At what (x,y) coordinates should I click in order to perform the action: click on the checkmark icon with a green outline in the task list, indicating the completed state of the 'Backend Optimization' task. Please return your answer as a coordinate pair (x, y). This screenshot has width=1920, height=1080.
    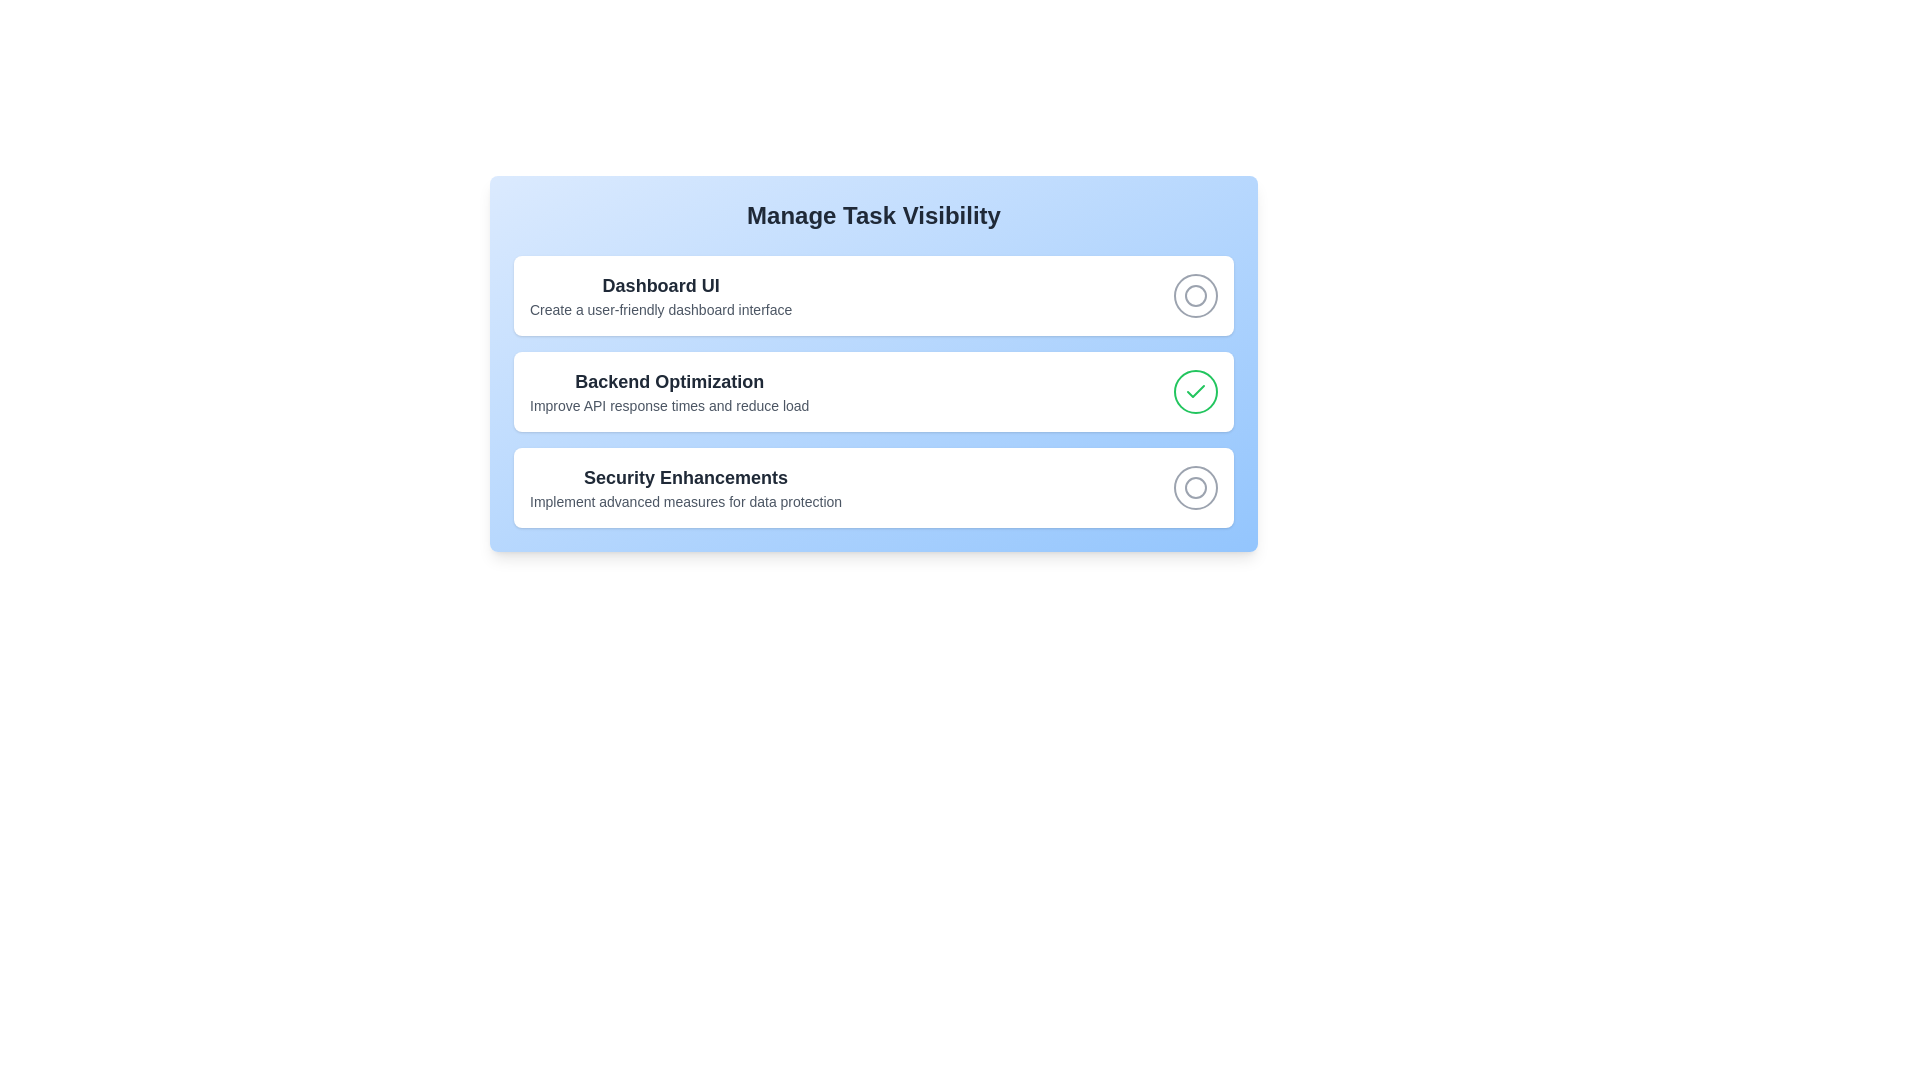
    Looking at the image, I should click on (1195, 392).